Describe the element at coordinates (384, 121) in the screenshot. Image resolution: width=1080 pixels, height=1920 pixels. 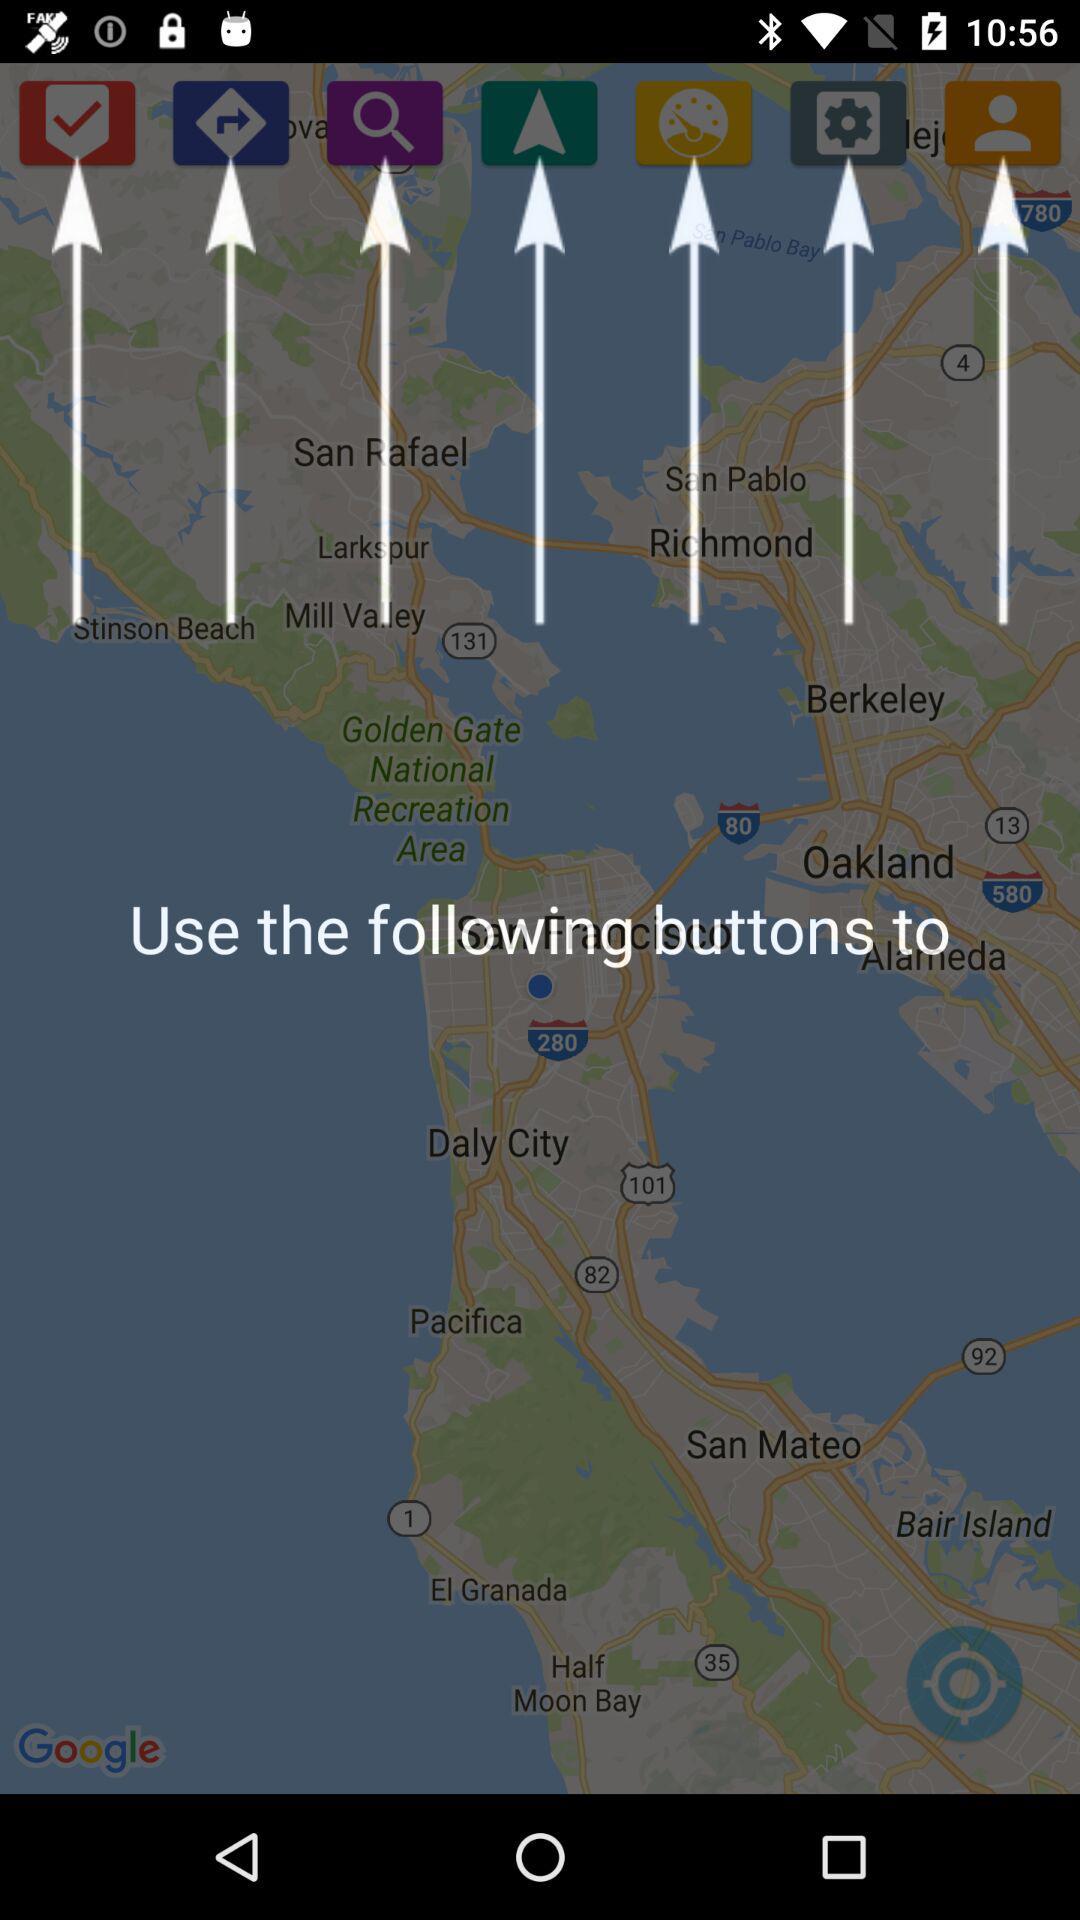
I see `the app above the use the following` at that location.